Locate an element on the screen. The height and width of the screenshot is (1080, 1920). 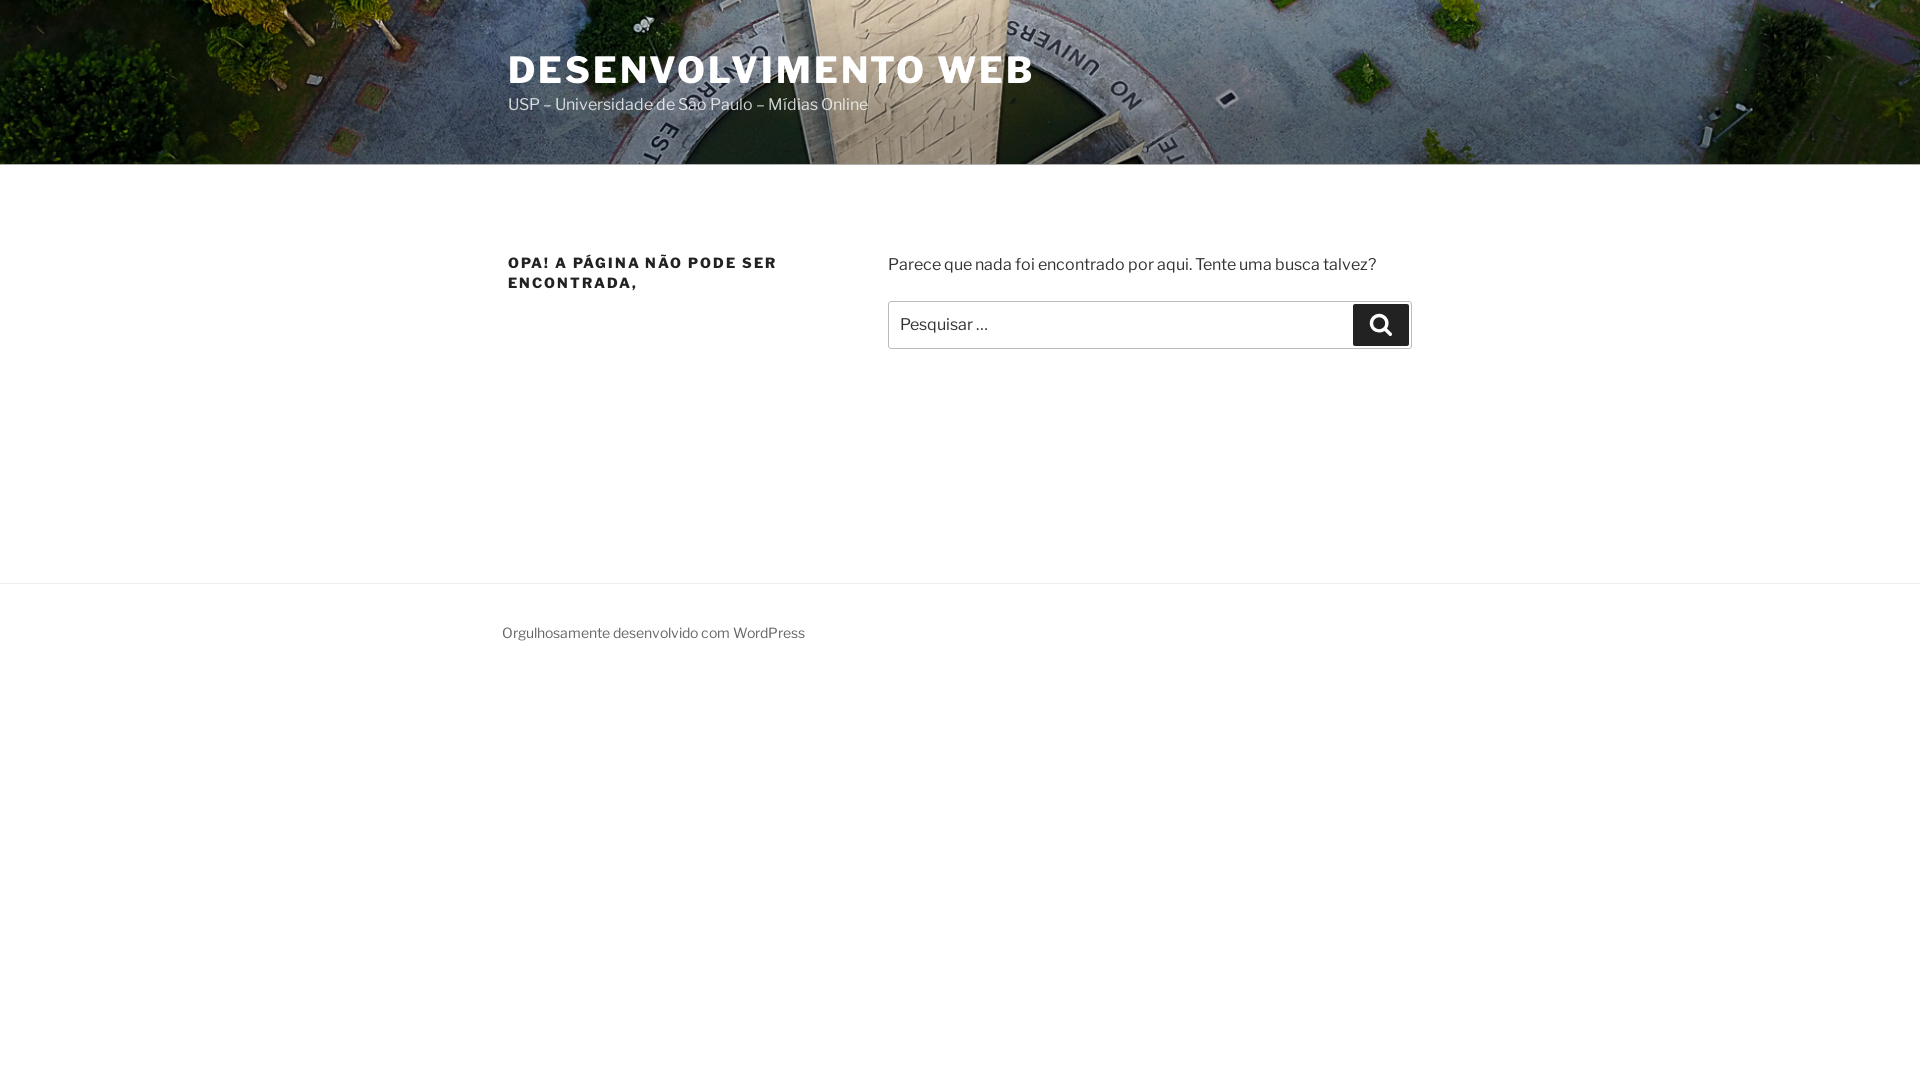
'DESENVOLVIMENTO WEB' is located at coordinates (770, 68).